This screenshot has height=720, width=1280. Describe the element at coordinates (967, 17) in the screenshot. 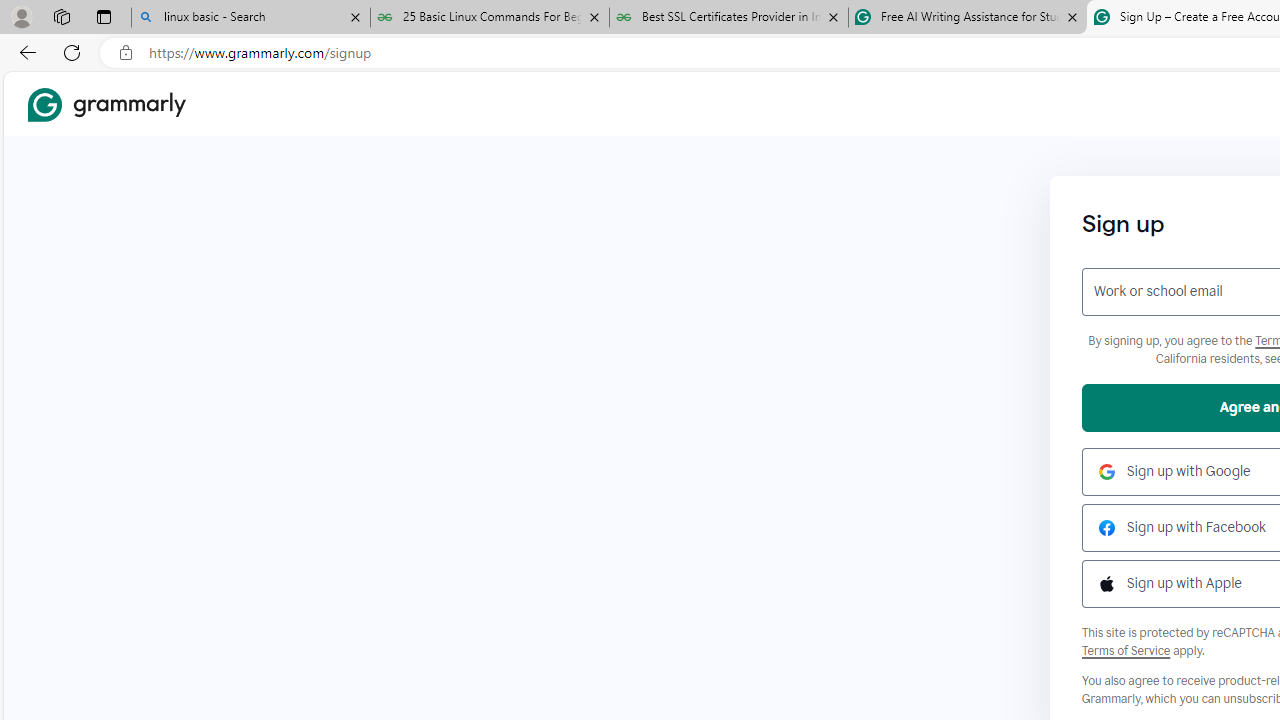

I see `'Free AI Writing Assistance for Students | Grammarly'` at that location.